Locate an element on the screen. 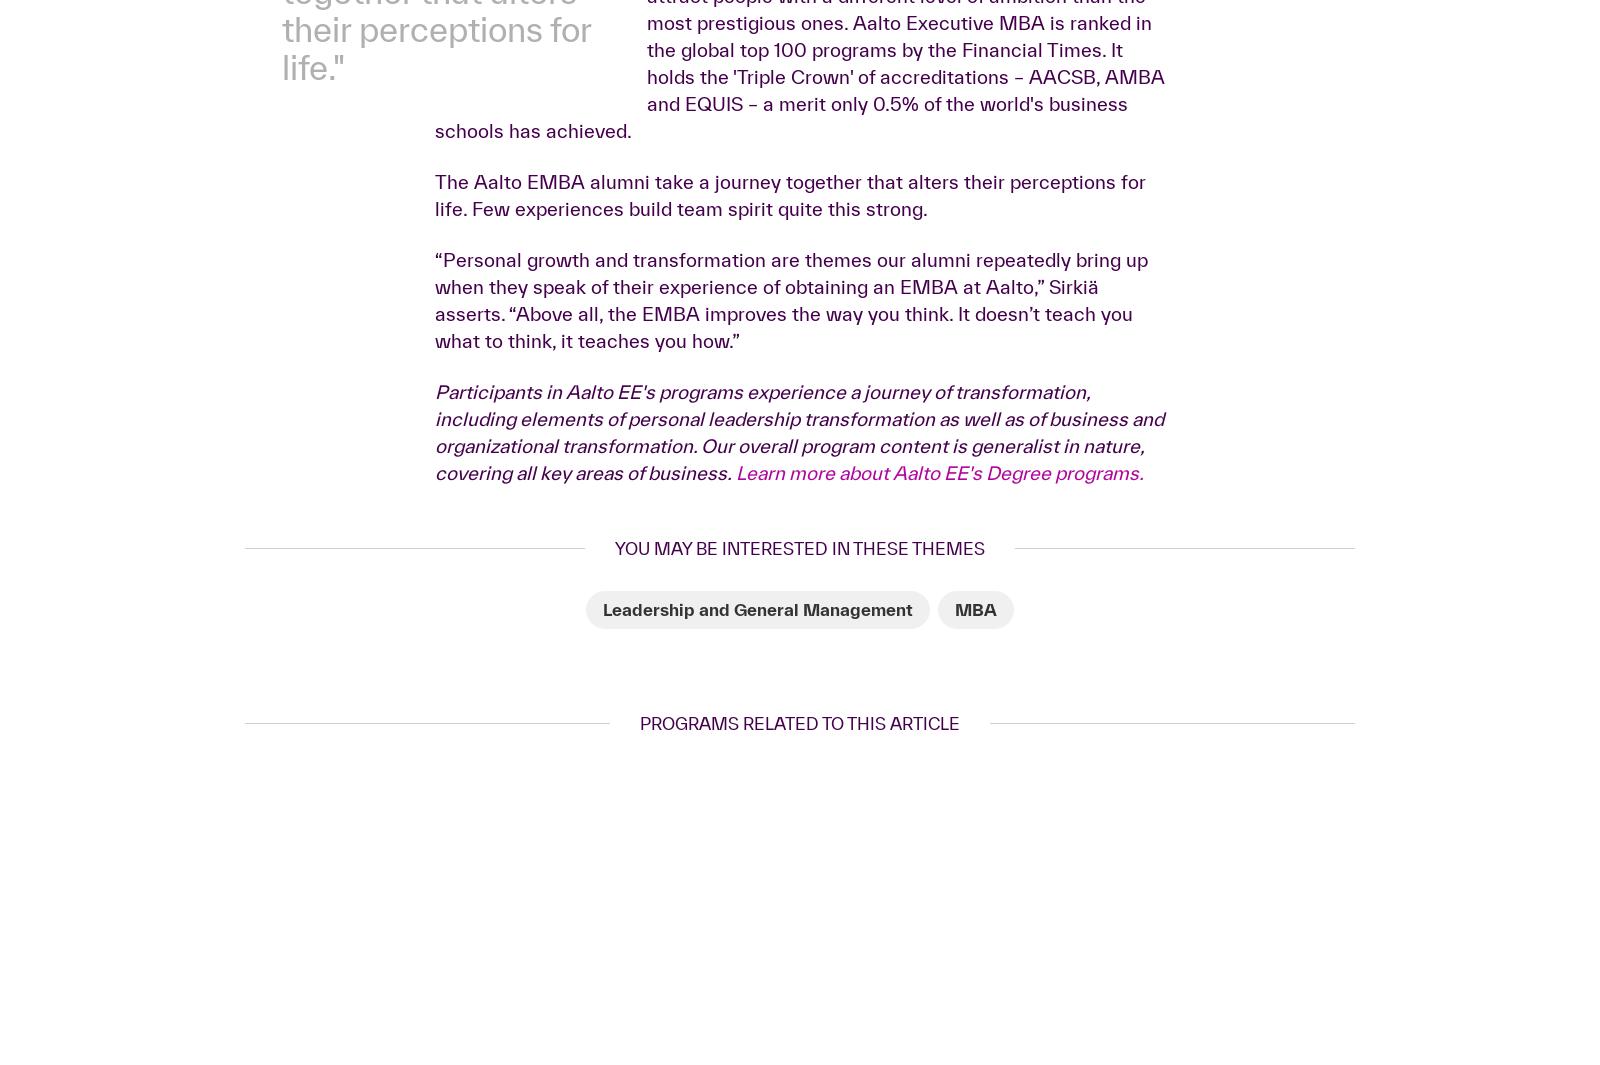 The image size is (1600, 1065). '“Personal growth and transformation are themes our alumni repeatedly bring up when they speak of their experience of obtaining an EMBA at Aalto,” Sirkiä asserts. “Above all, the EMBA improves the way you think. It doesn’t teach you what to think, it teaches you how.”' is located at coordinates (791, 615).